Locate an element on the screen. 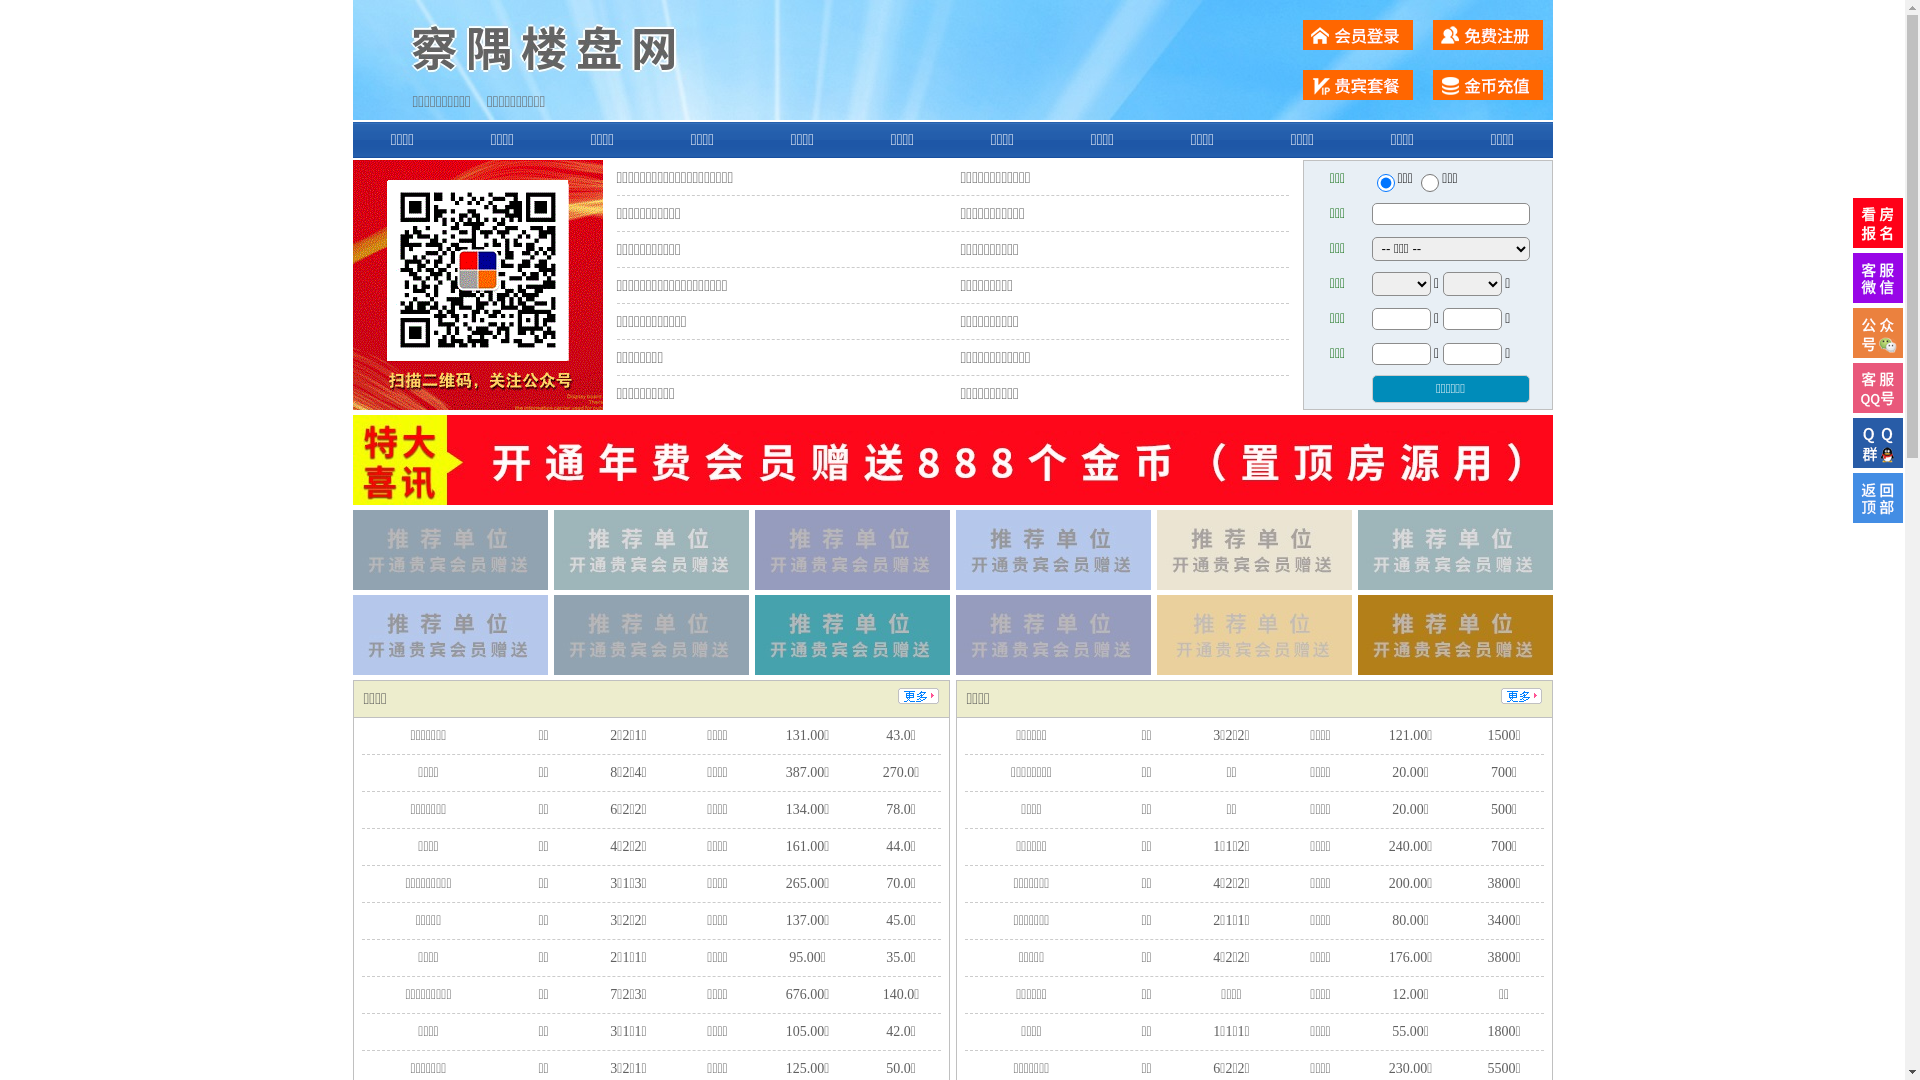 This screenshot has height=1080, width=1920. 'chuzu' is located at coordinates (1429, 182).